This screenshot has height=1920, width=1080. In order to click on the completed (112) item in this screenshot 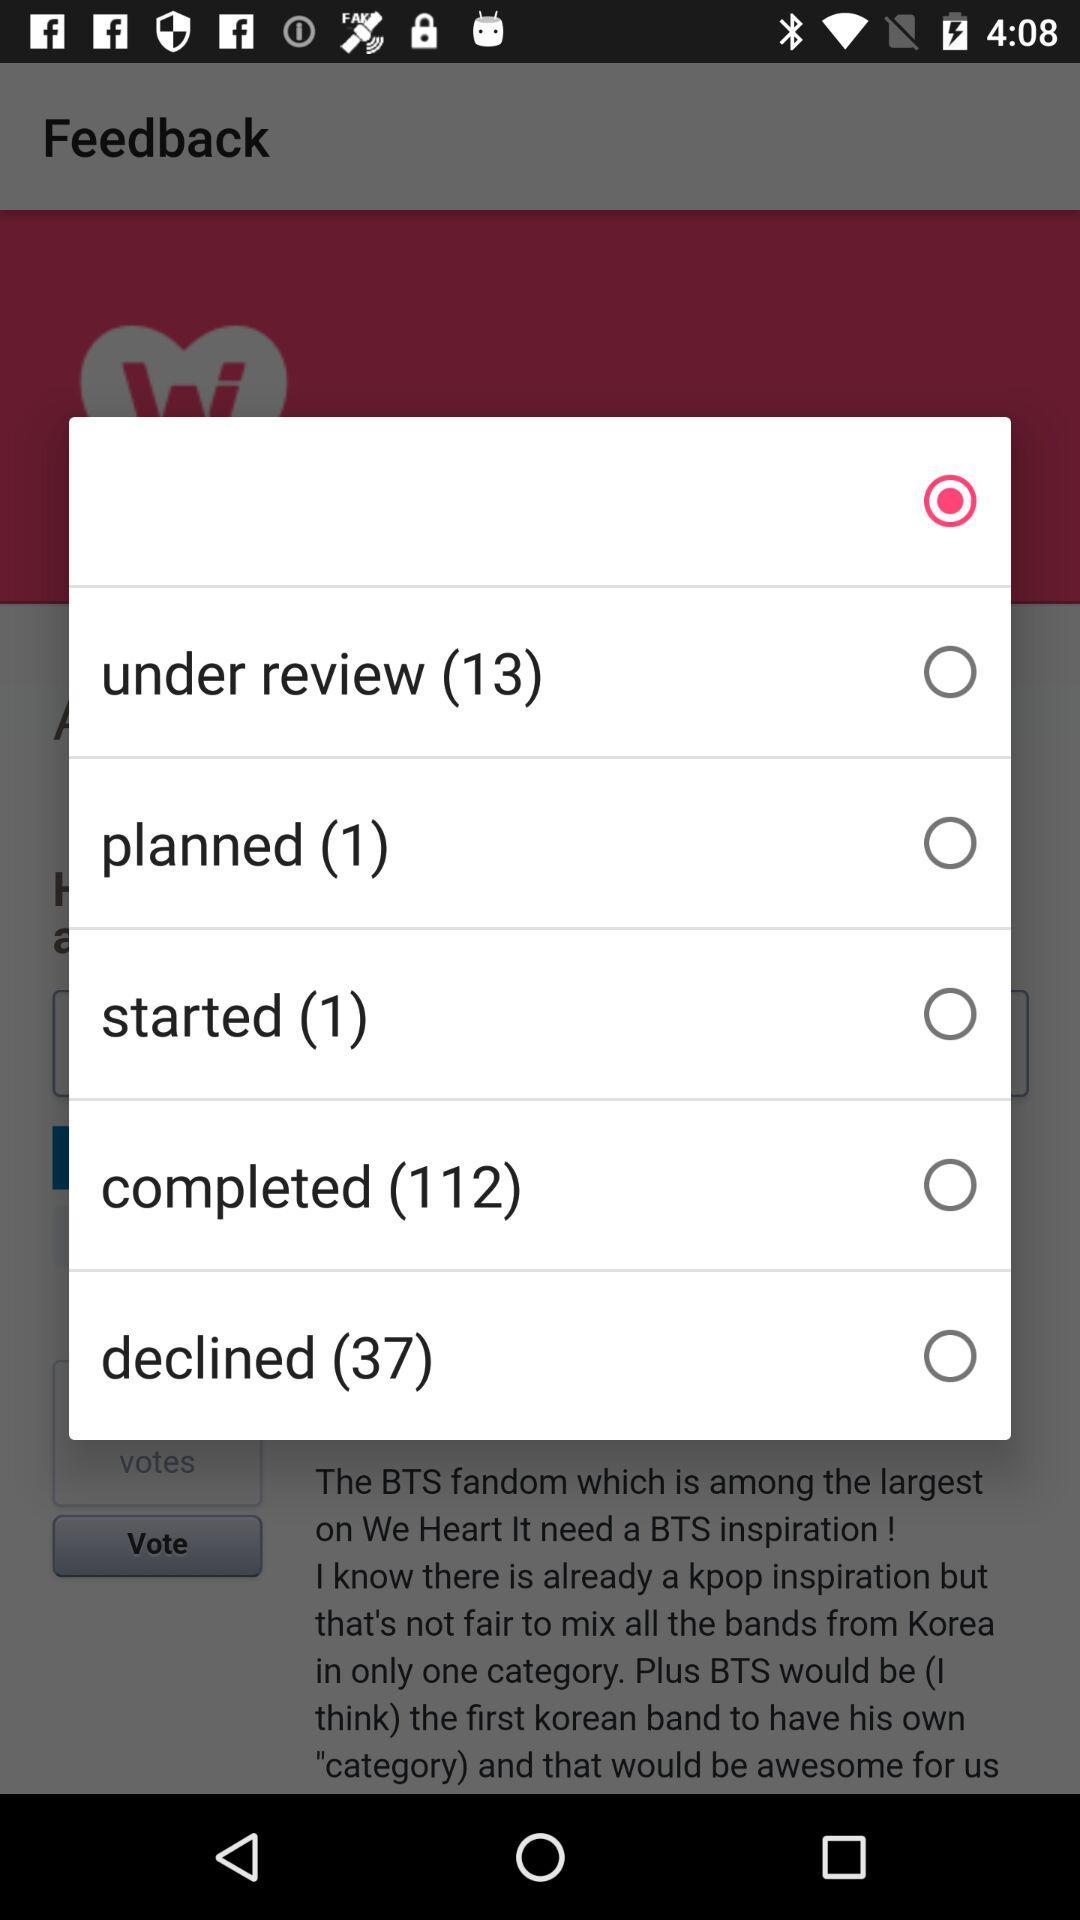, I will do `click(540, 1185)`.